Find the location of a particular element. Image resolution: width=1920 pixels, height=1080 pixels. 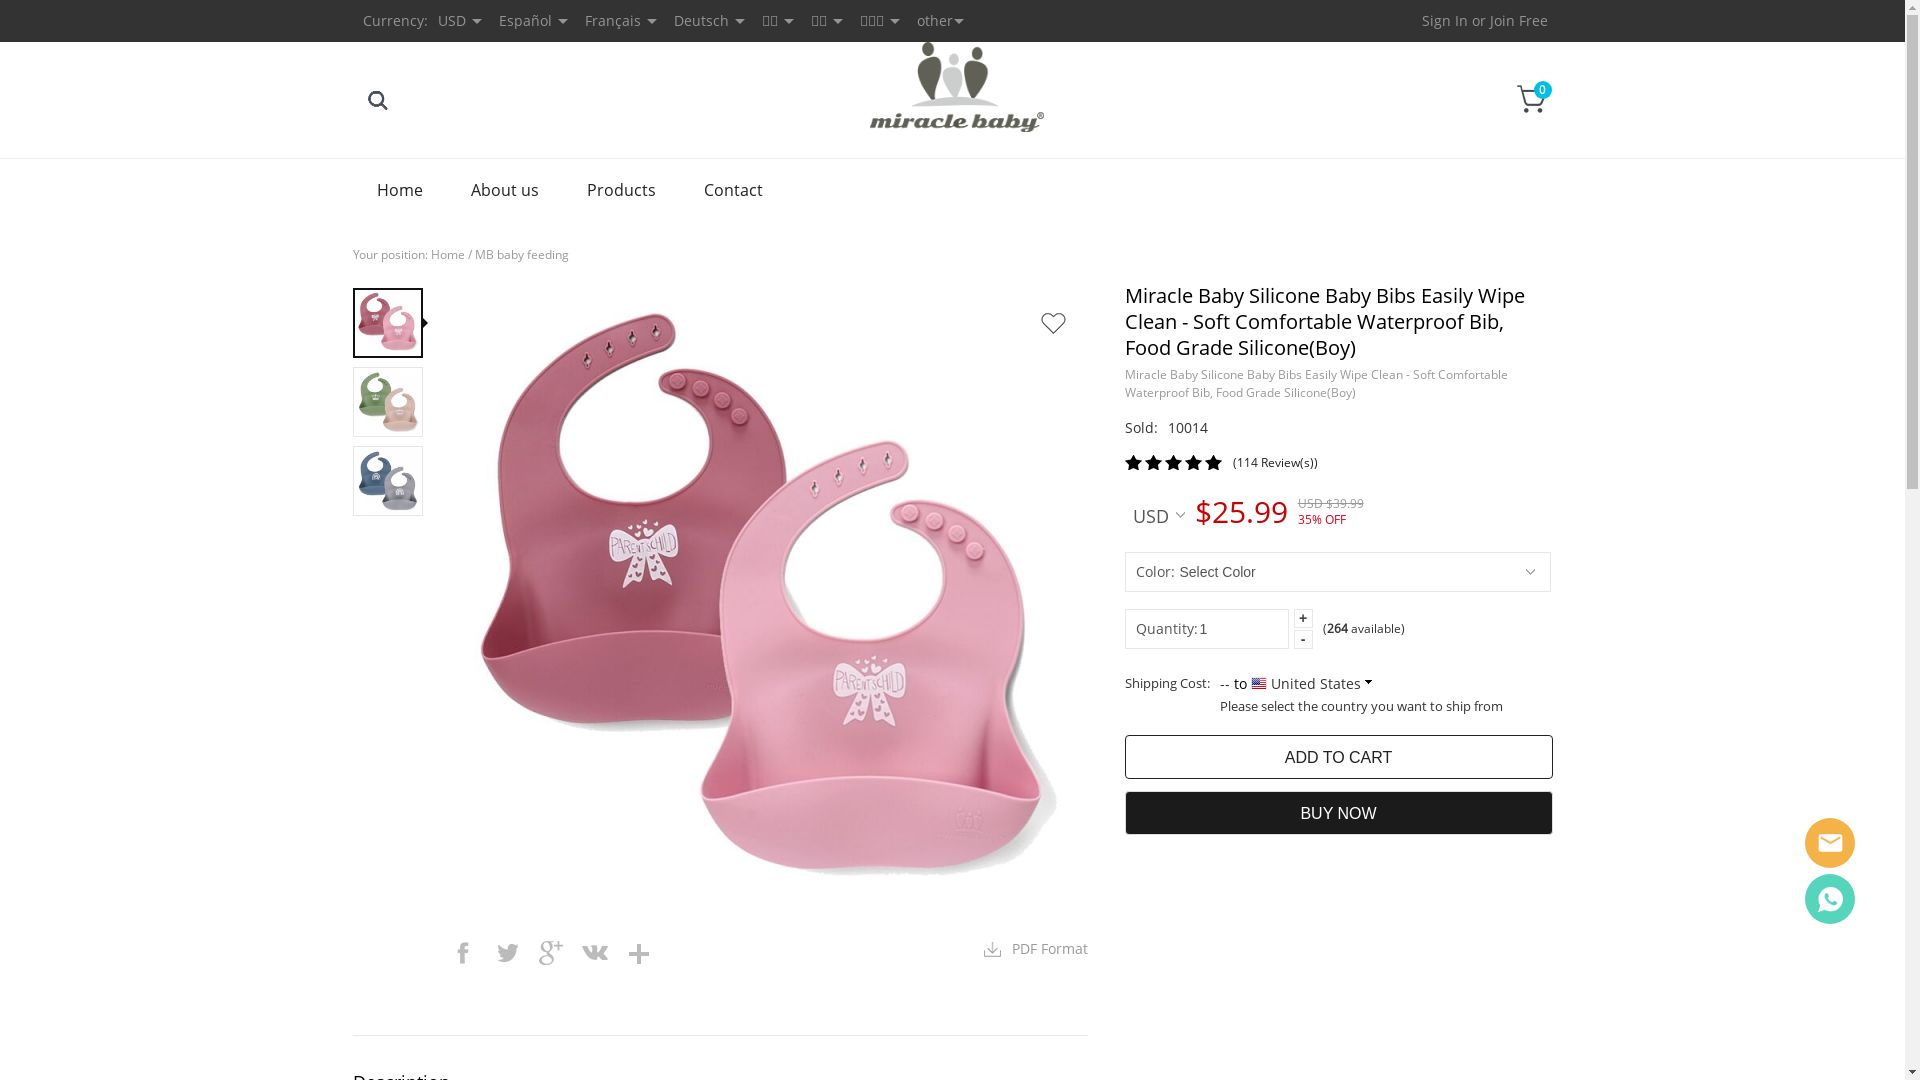

'twitter' is located at coordinates (505, 951).